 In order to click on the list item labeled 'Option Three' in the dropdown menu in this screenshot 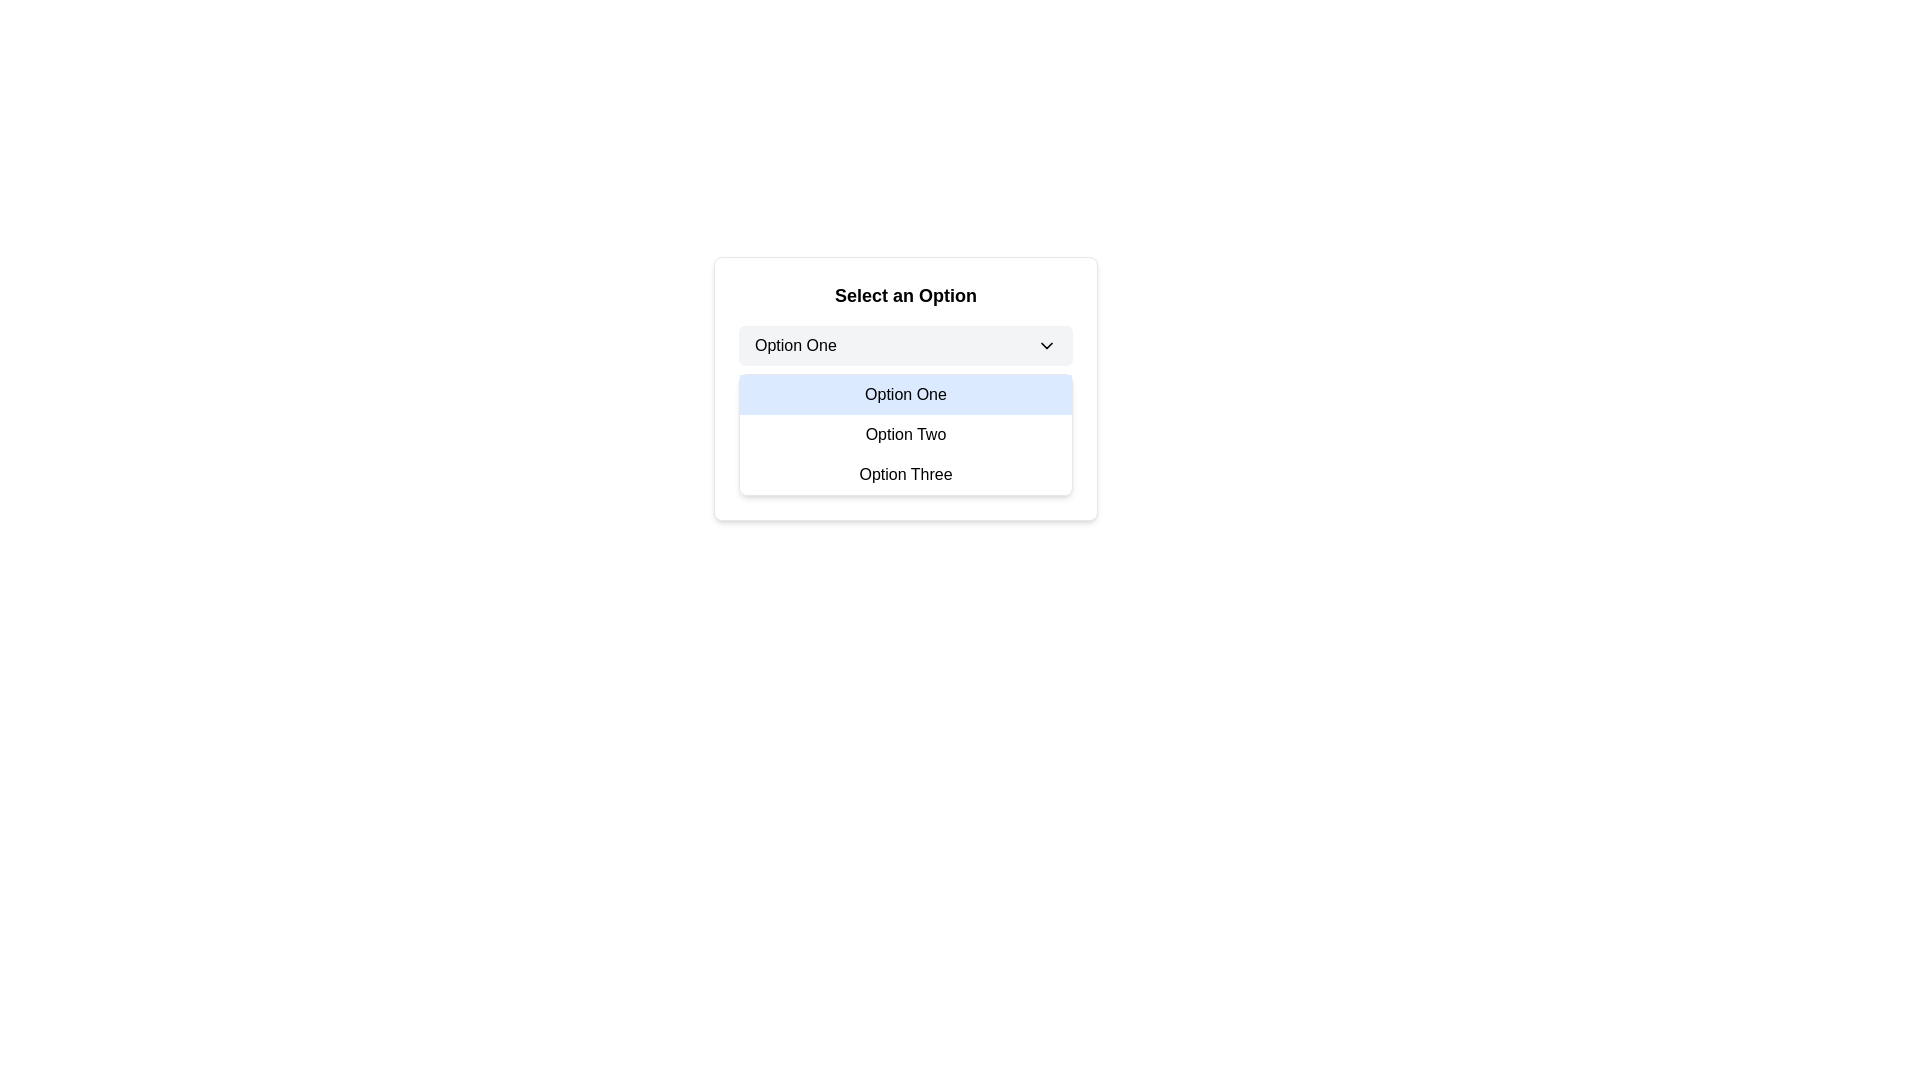, I will do `click(905, 474)`.